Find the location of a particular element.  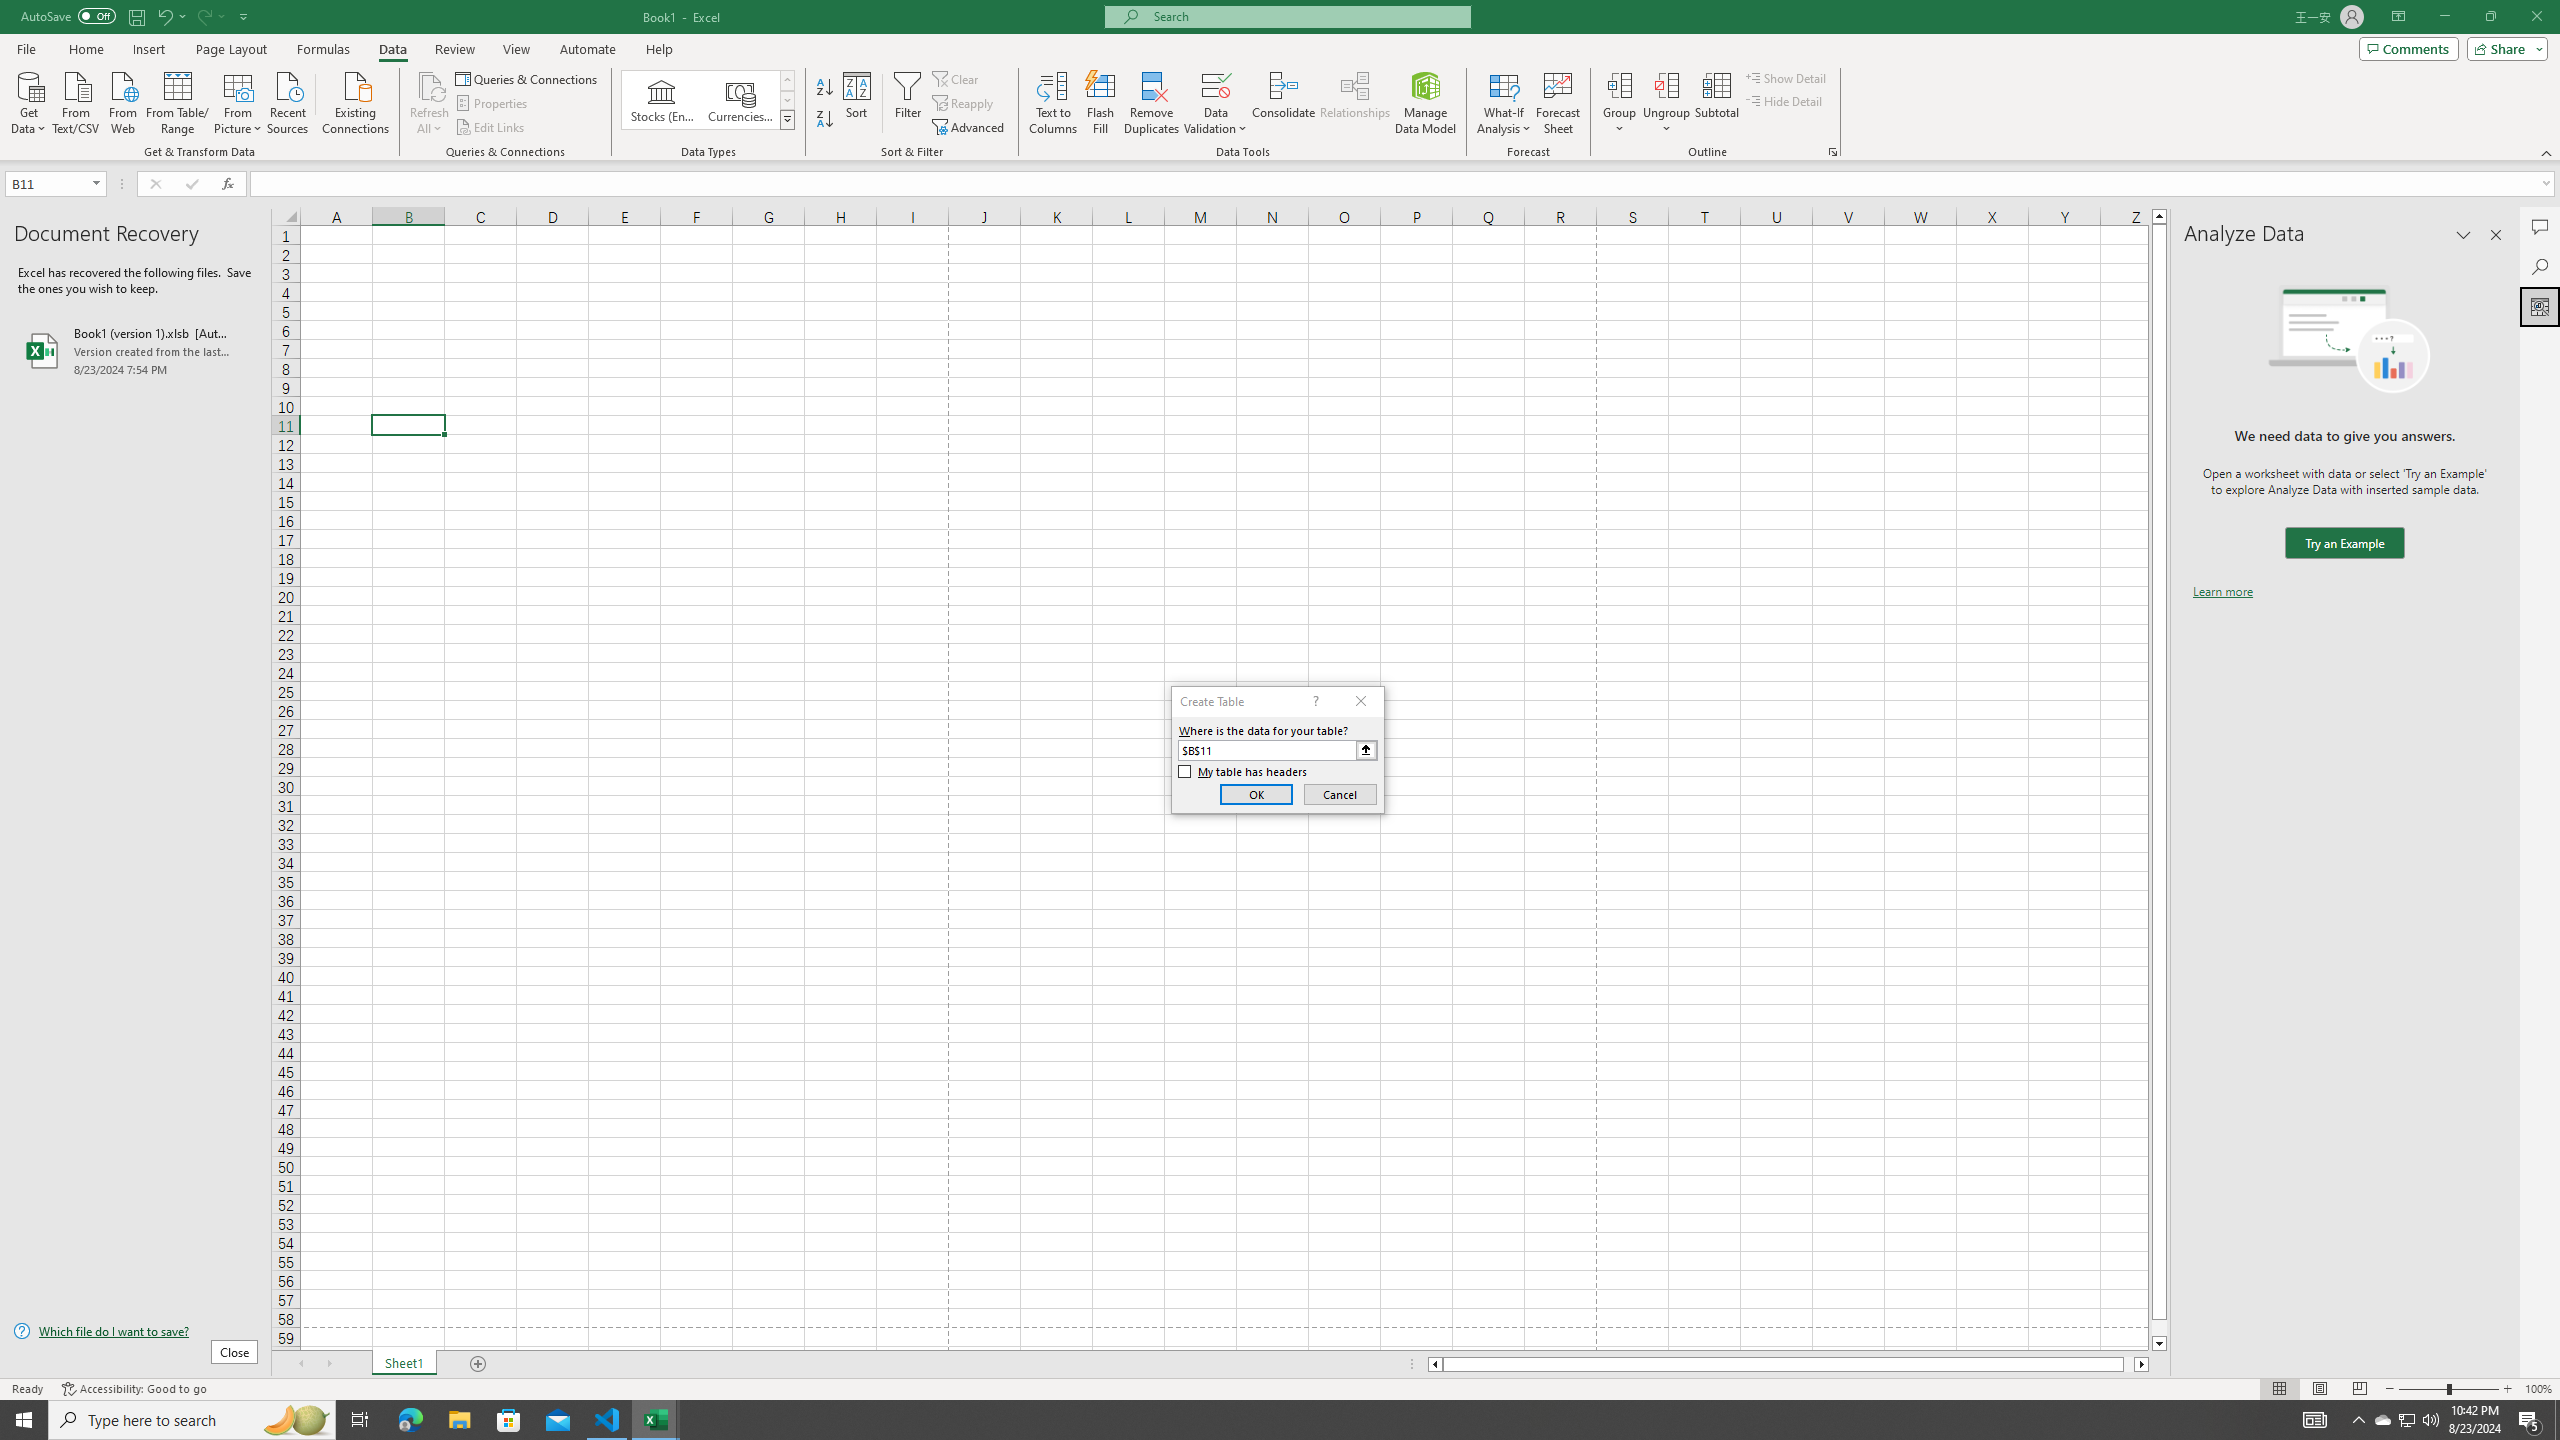

'Data' is located at coordinates (391, 49).